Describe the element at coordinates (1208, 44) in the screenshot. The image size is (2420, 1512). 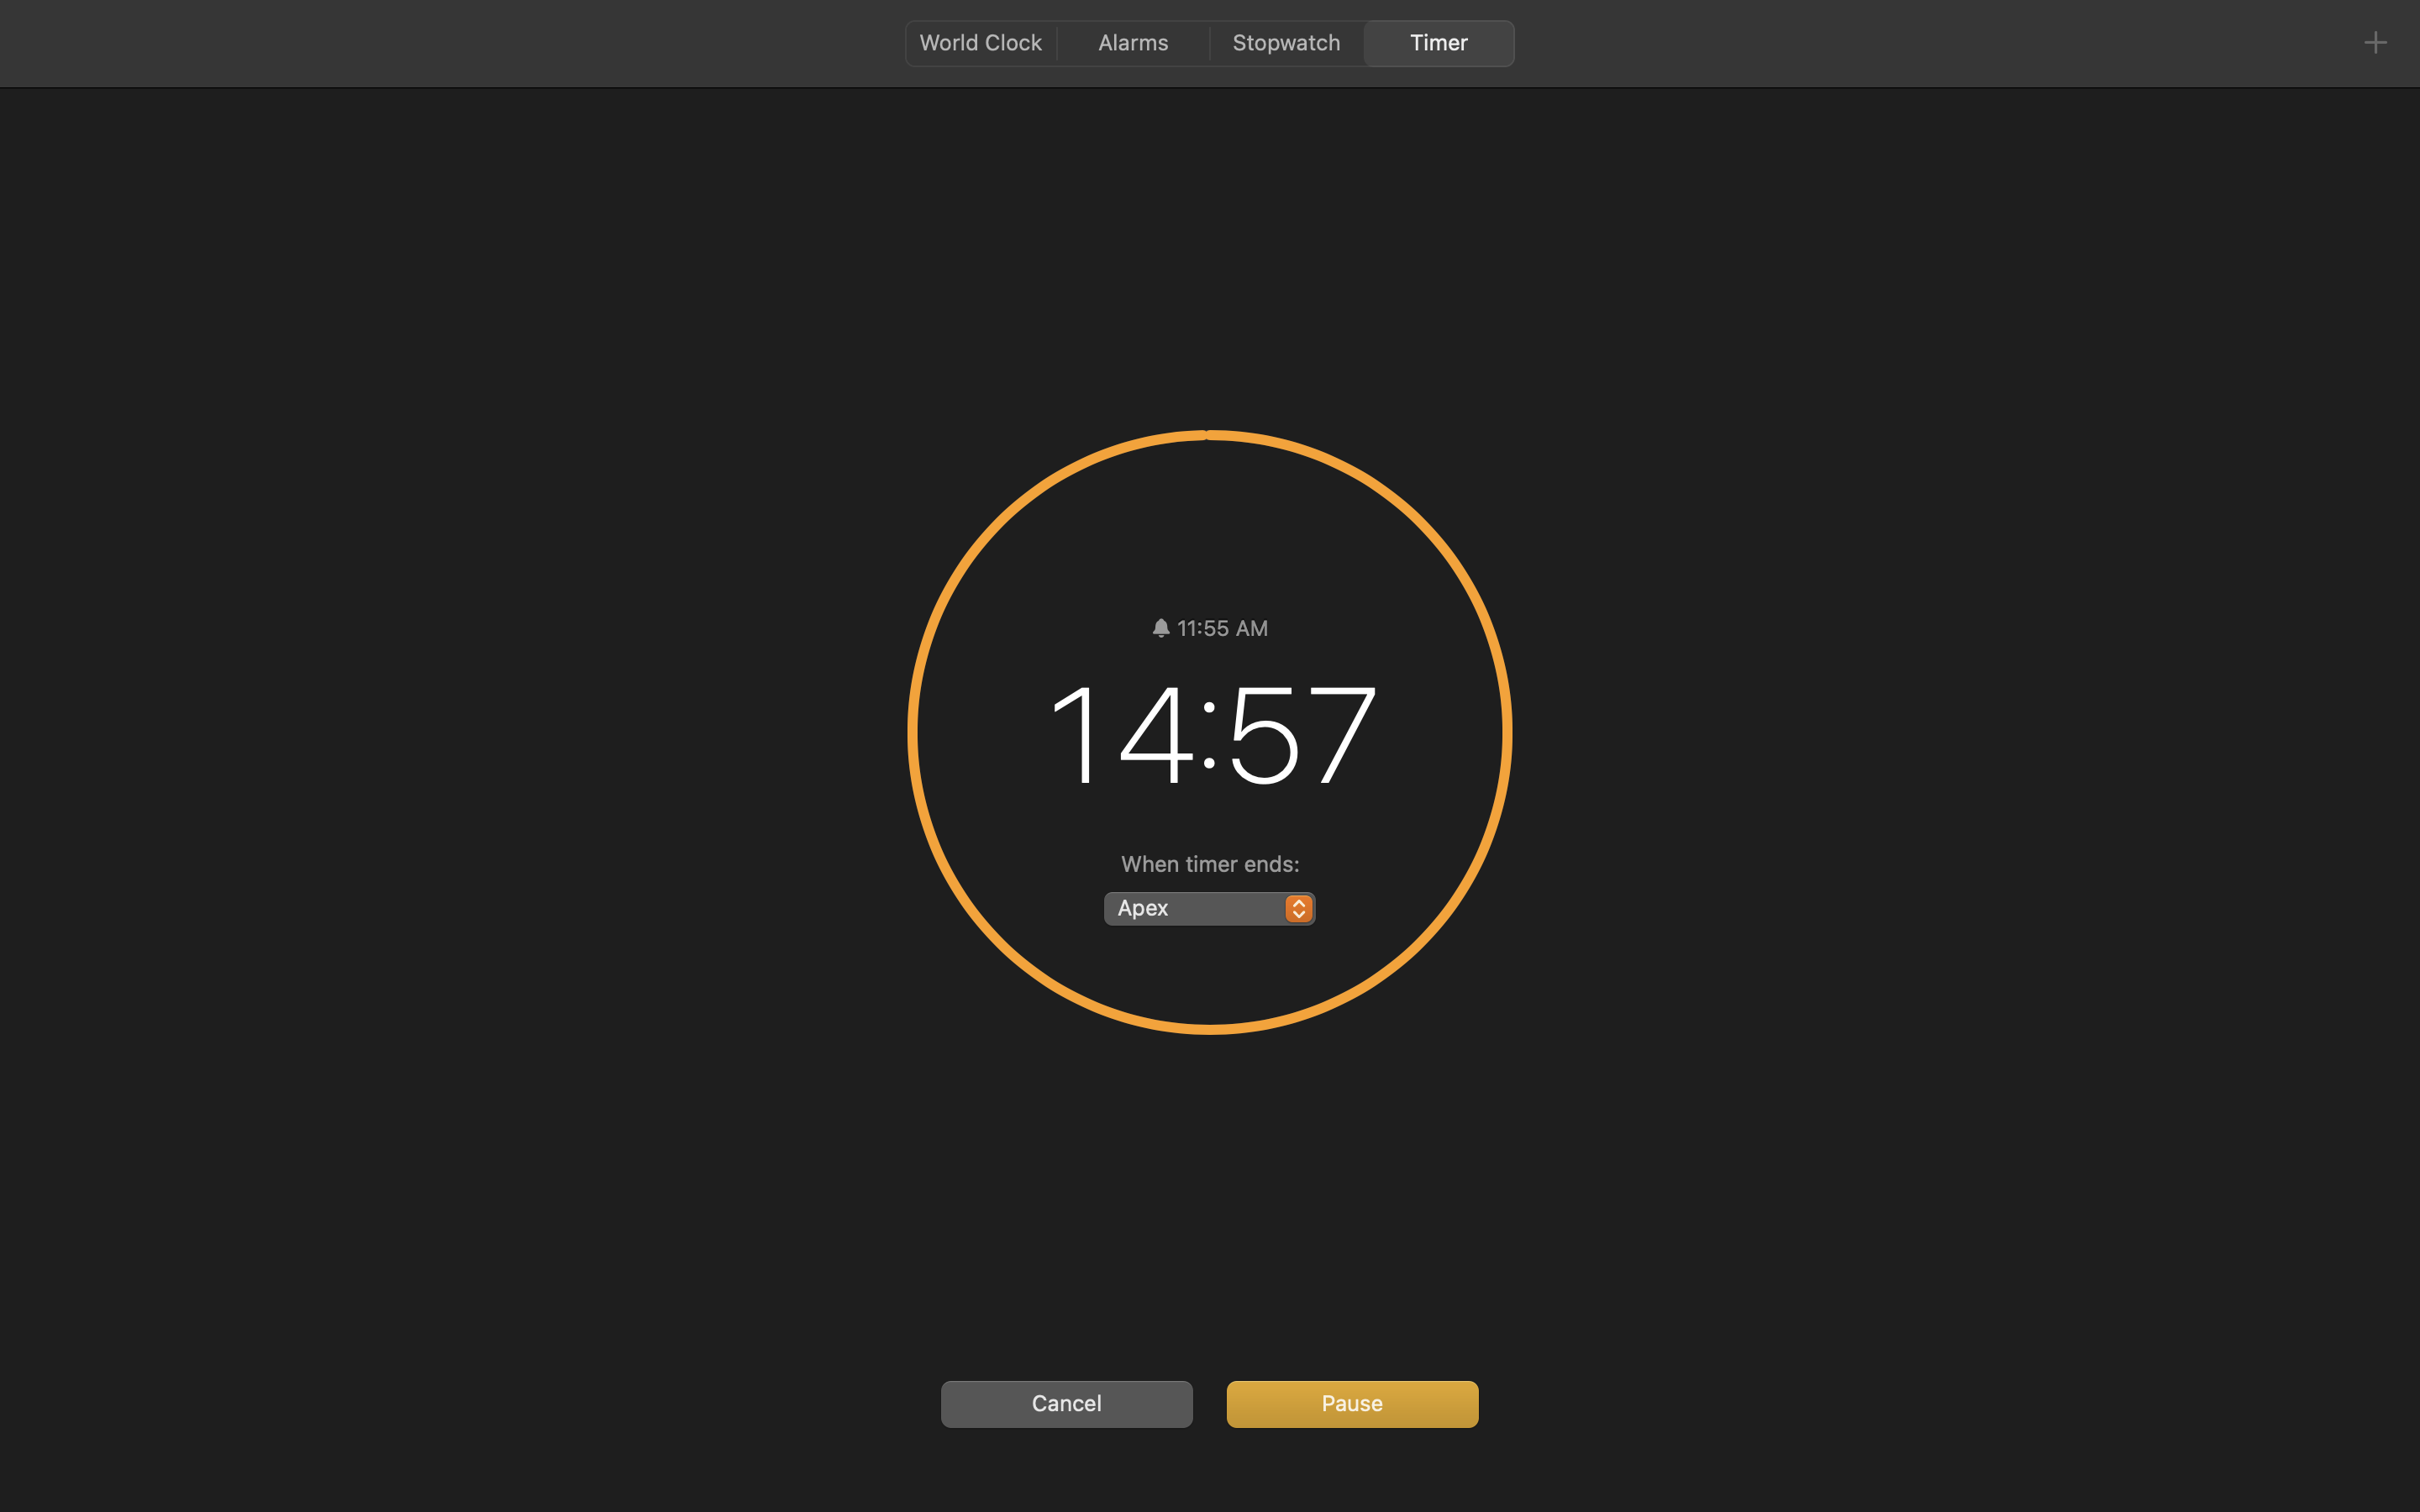
I see `'<AXUIElement 0x10f0f4890> {pid=1597}'` at that location.